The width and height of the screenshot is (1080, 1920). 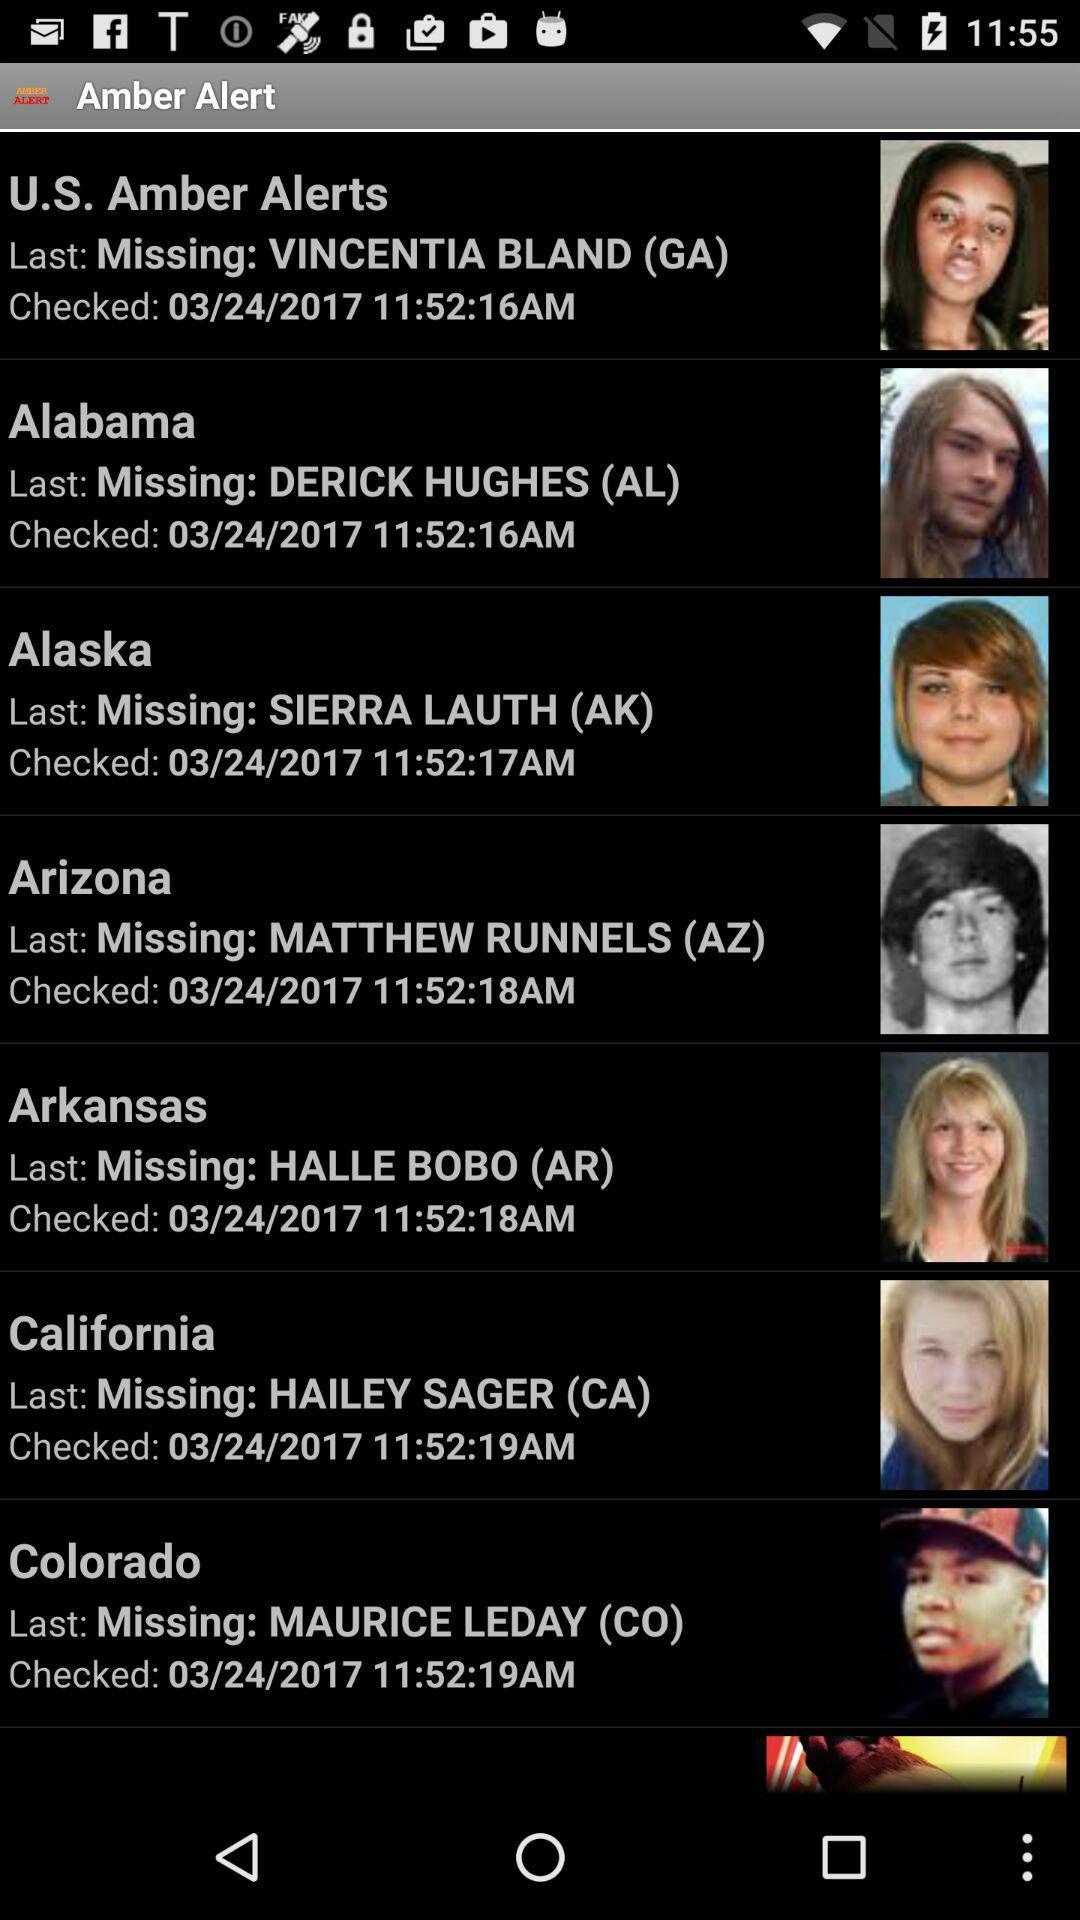 What do you see at coordinates (434, 875) in the screenshot?
I see `arizona app` at bounding box center [434, 875].